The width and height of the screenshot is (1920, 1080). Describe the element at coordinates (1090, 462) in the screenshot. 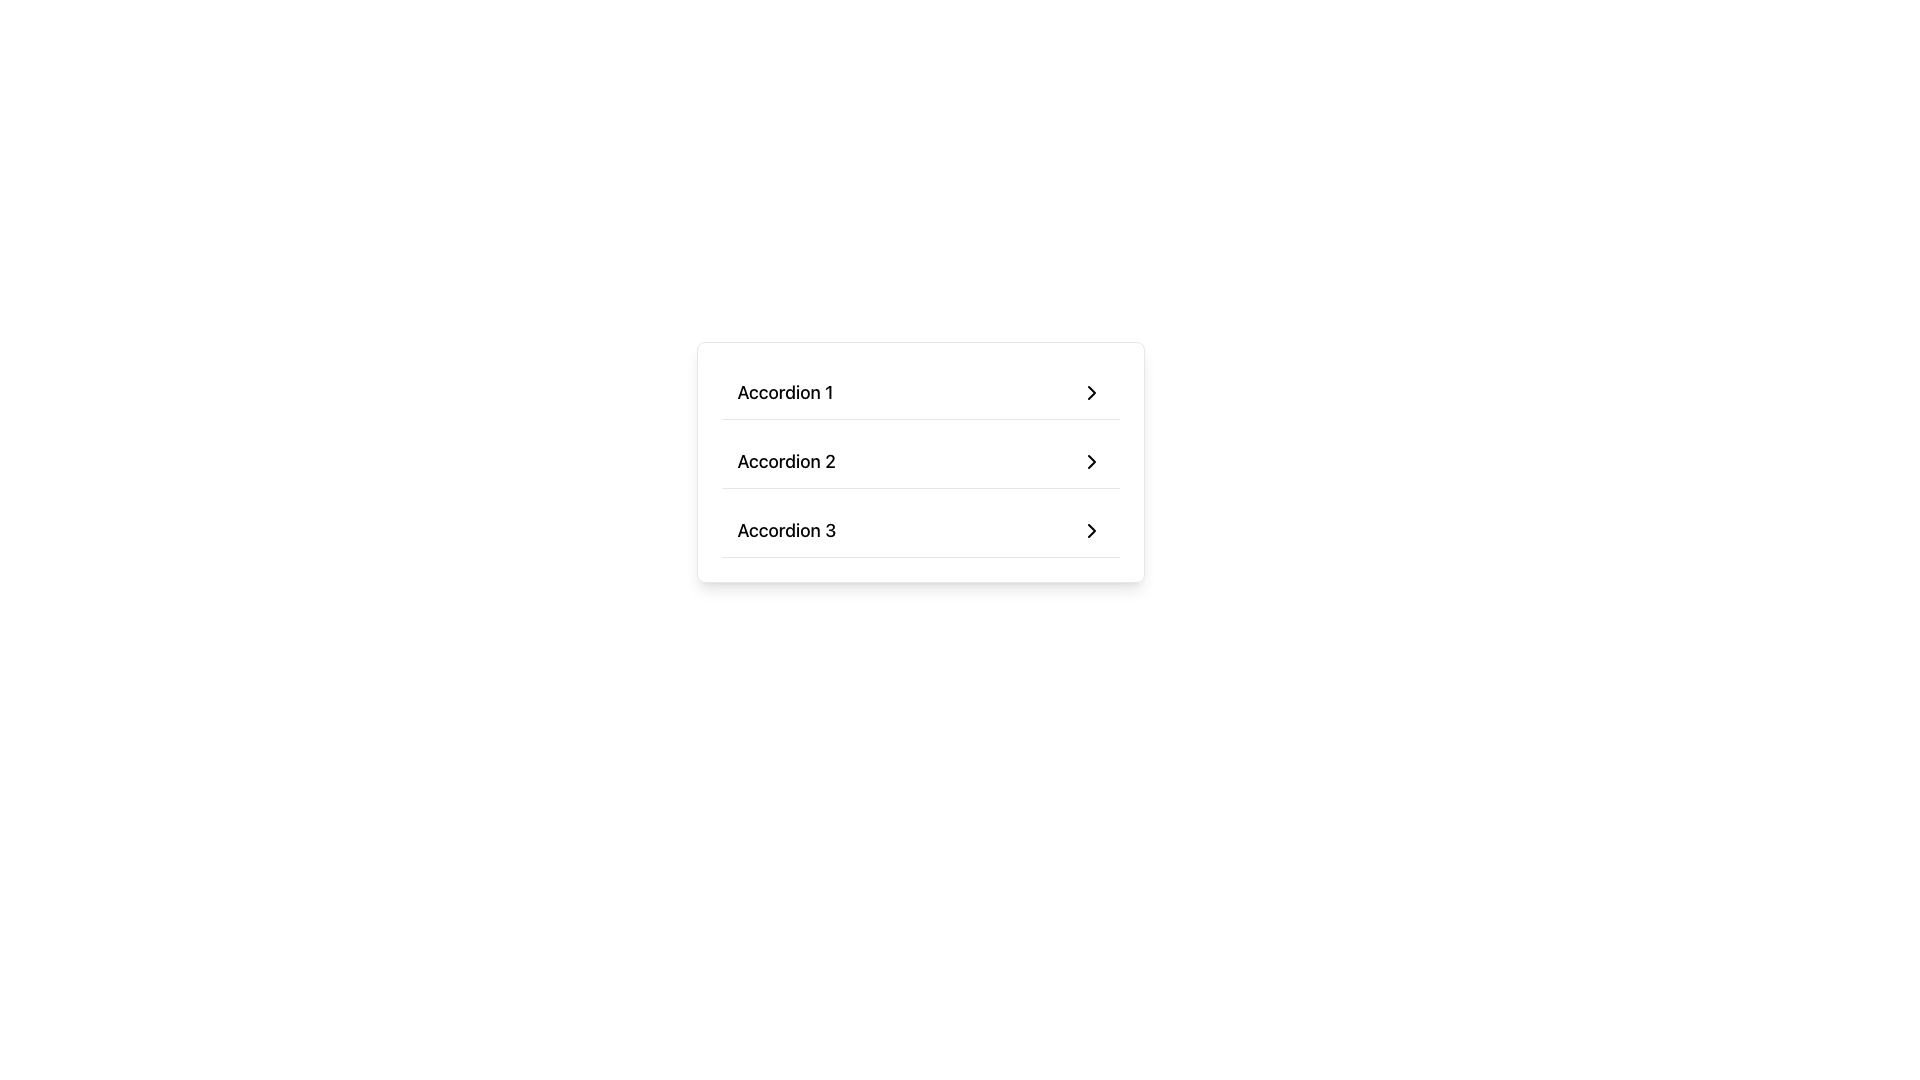

I see `the rightward-pointing chevron icon in the accordion menu associated with 'Accordion 2'` at that location.